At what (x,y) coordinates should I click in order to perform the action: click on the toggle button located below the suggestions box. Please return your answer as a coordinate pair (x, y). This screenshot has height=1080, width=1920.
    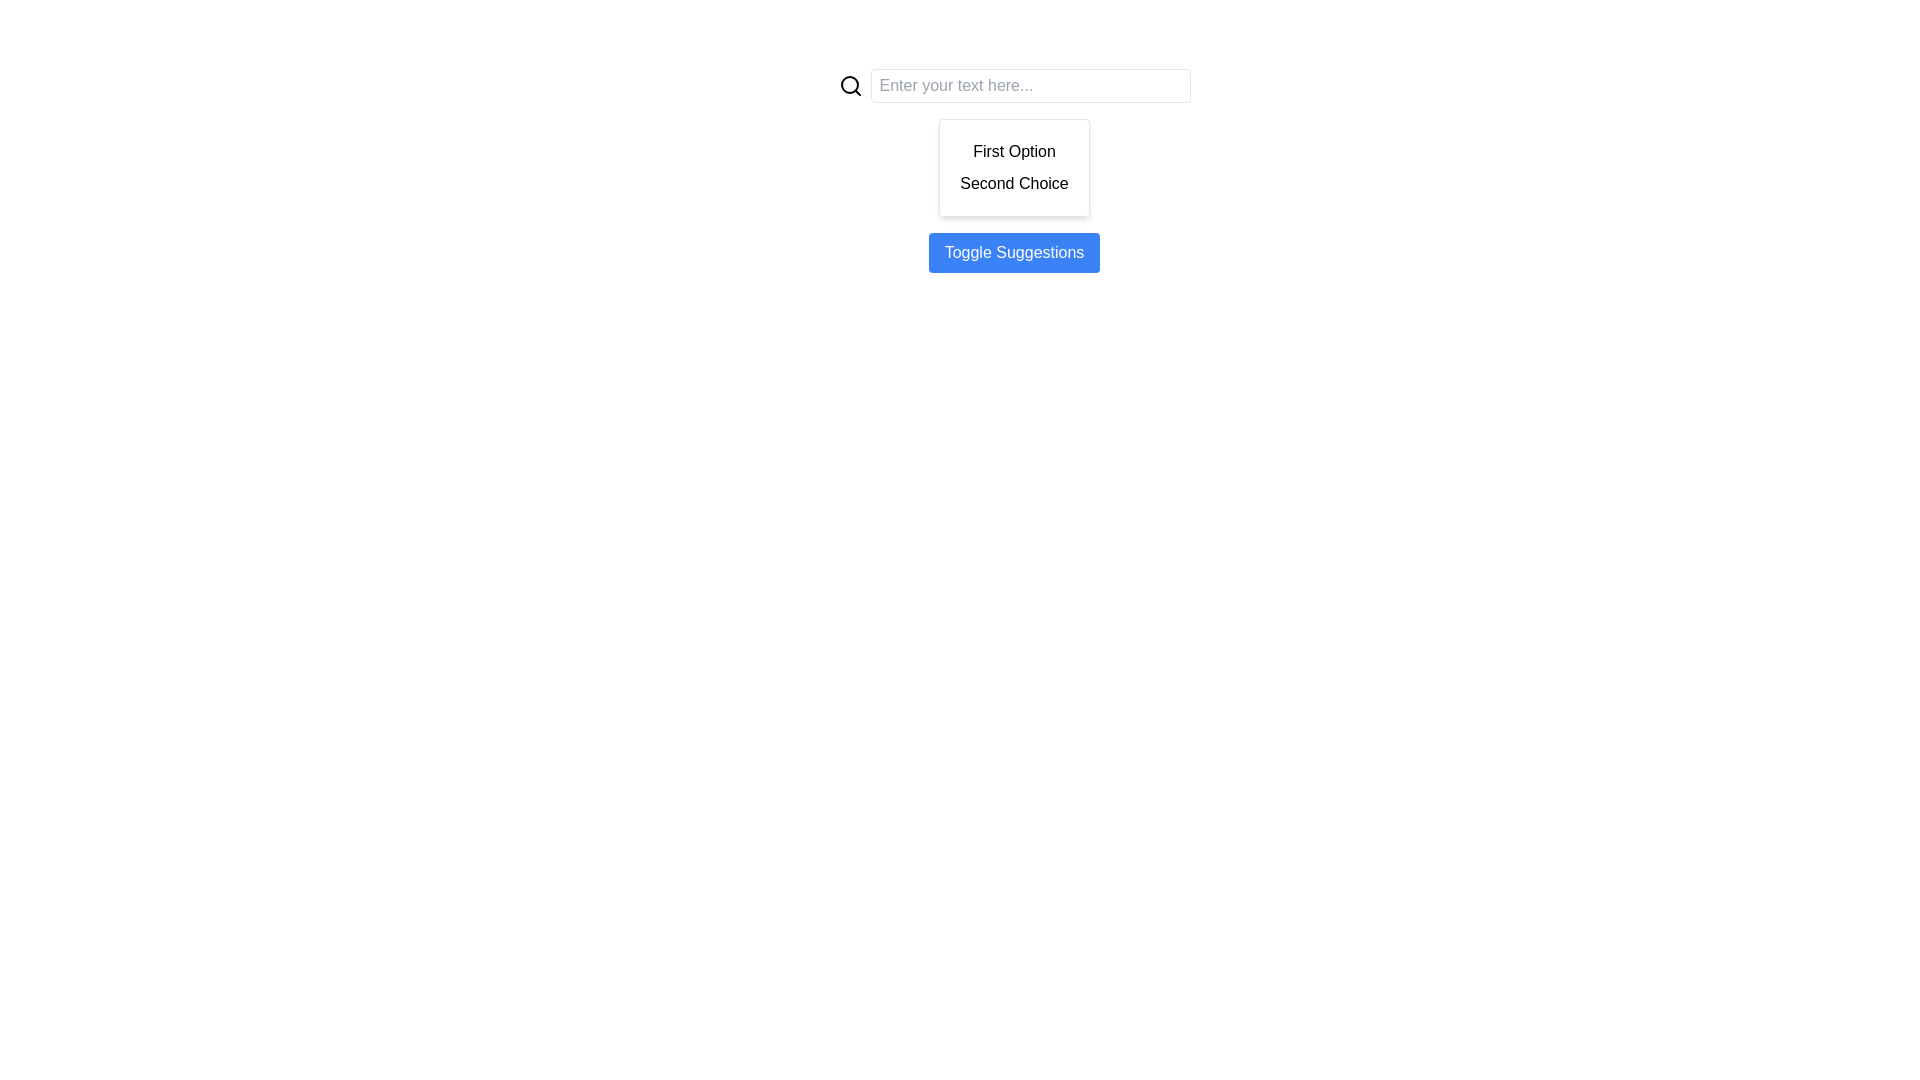
    Looking at the image, I should click on (1014, 252).